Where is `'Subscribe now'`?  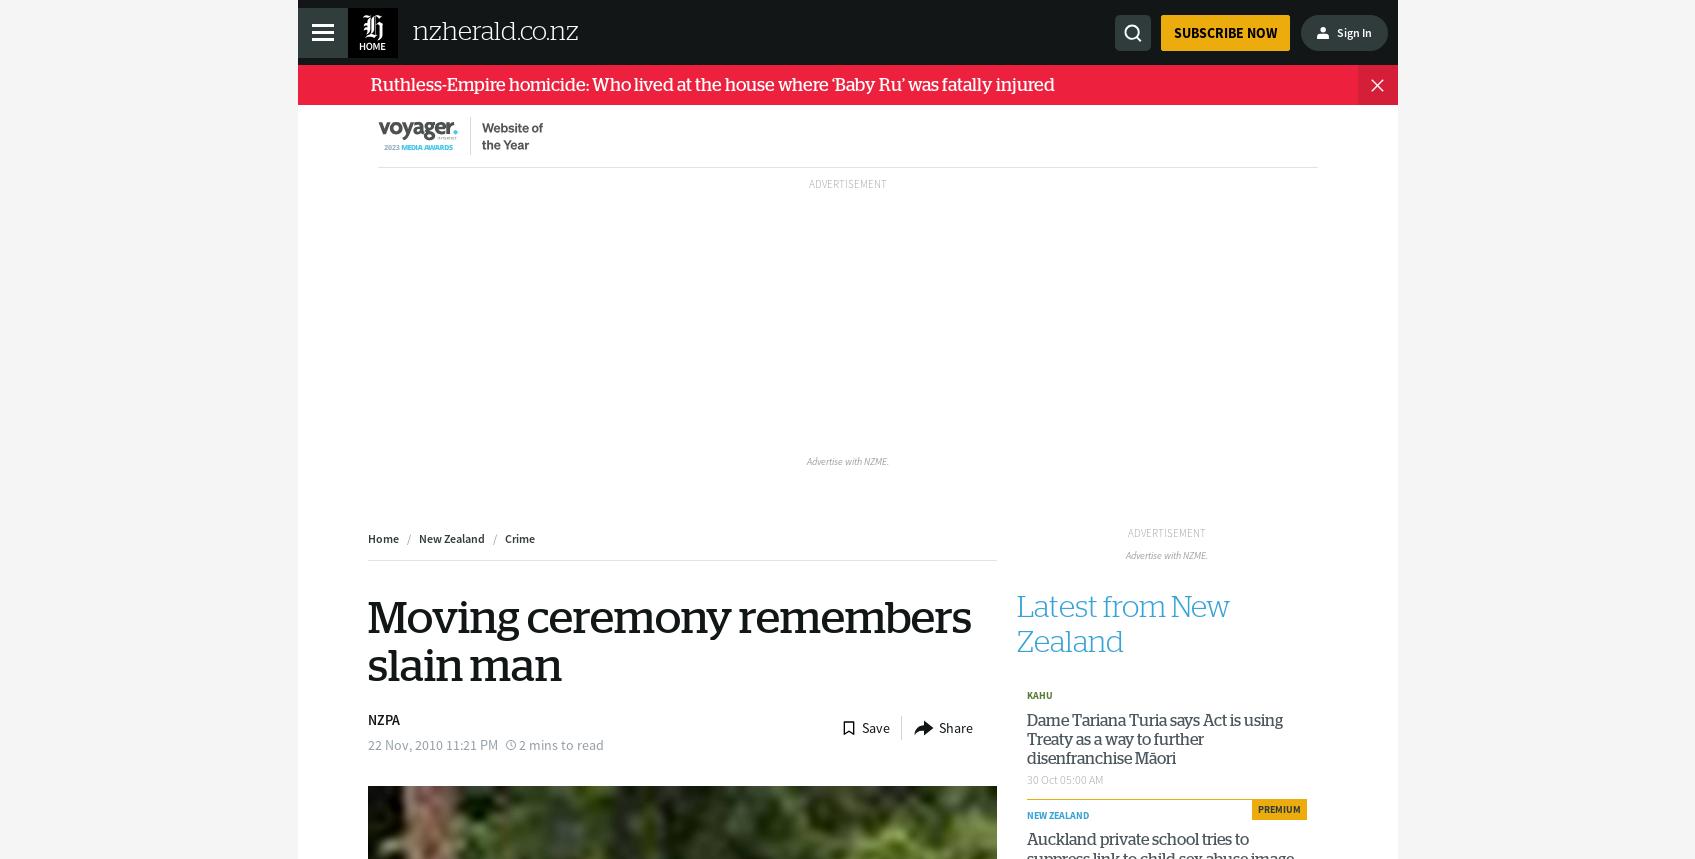
'Subscribe now' is located at coordinates (1172, 32).